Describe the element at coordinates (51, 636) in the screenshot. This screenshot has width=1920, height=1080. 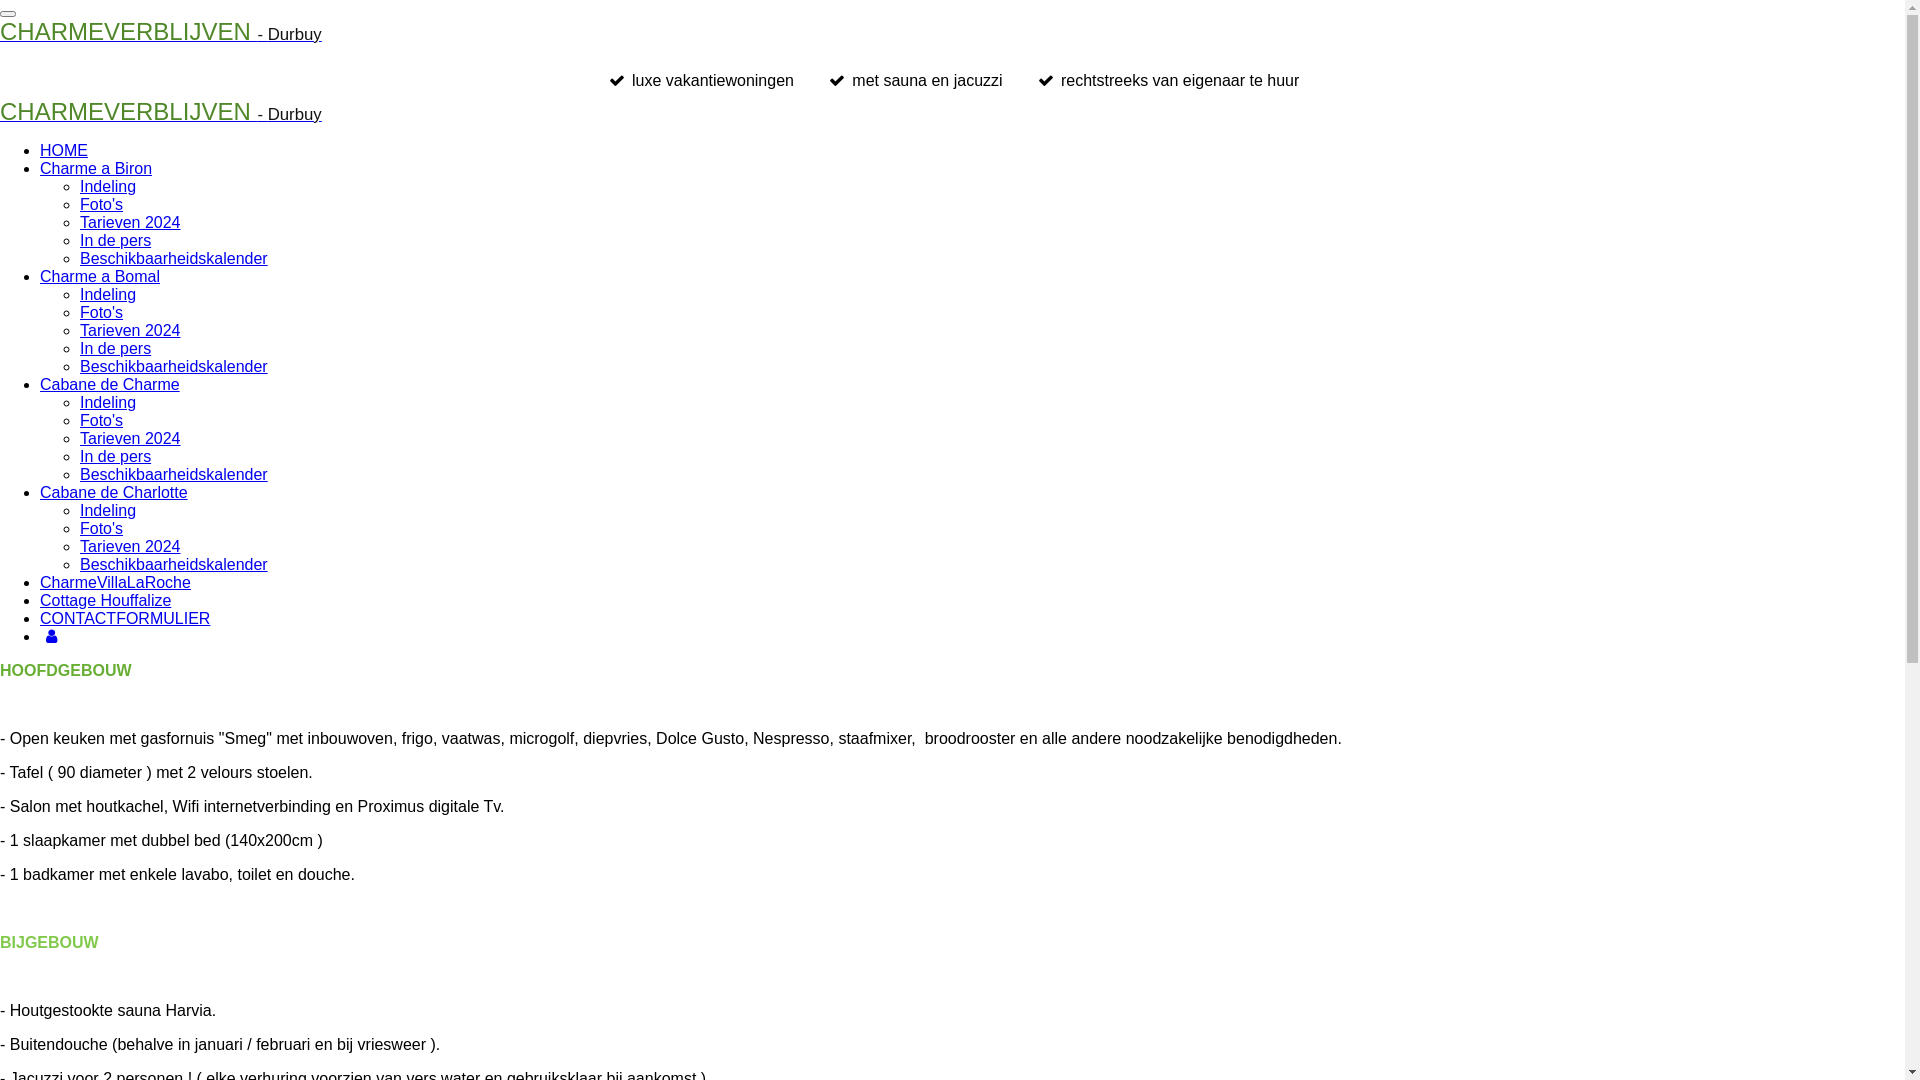
I see `'Account'` at that location.